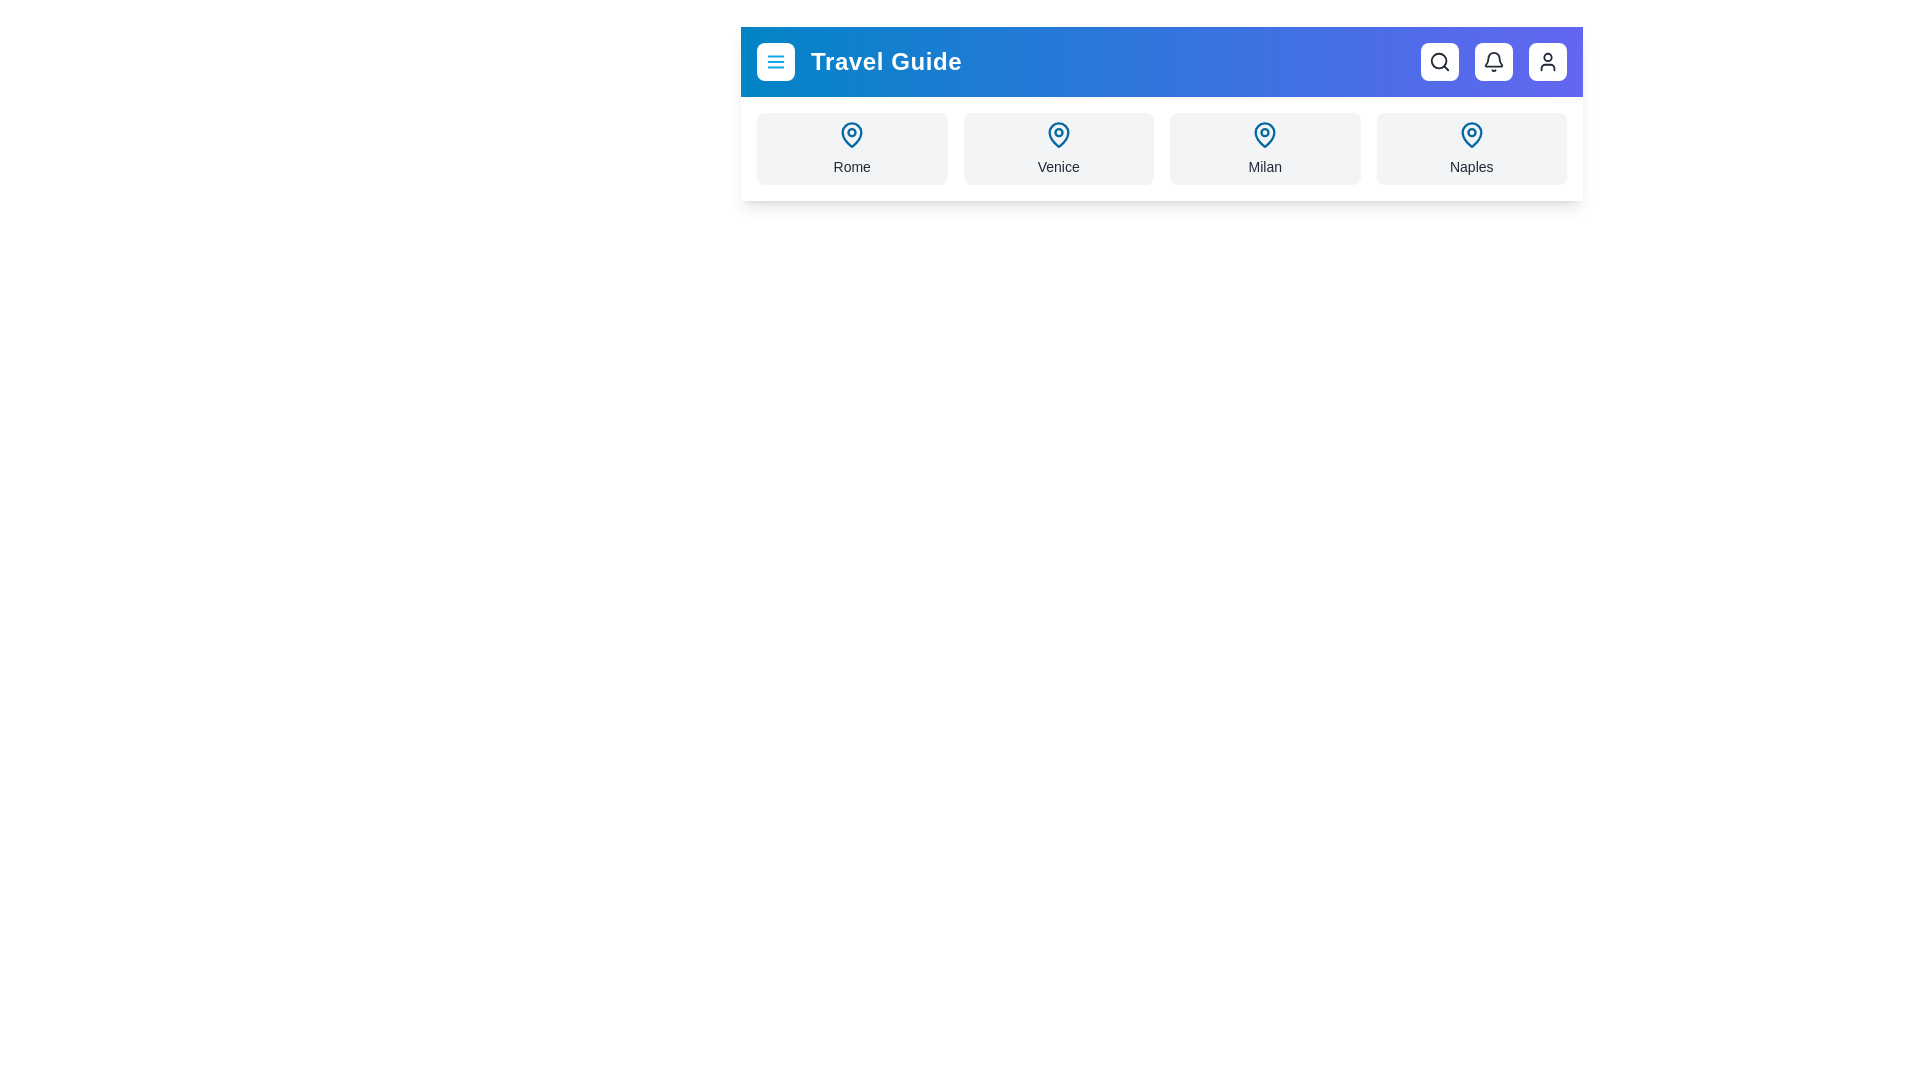 This screenshot has height=1080, width=1920. I want to click on the map pin icon for Naples, so click(1471, 135).